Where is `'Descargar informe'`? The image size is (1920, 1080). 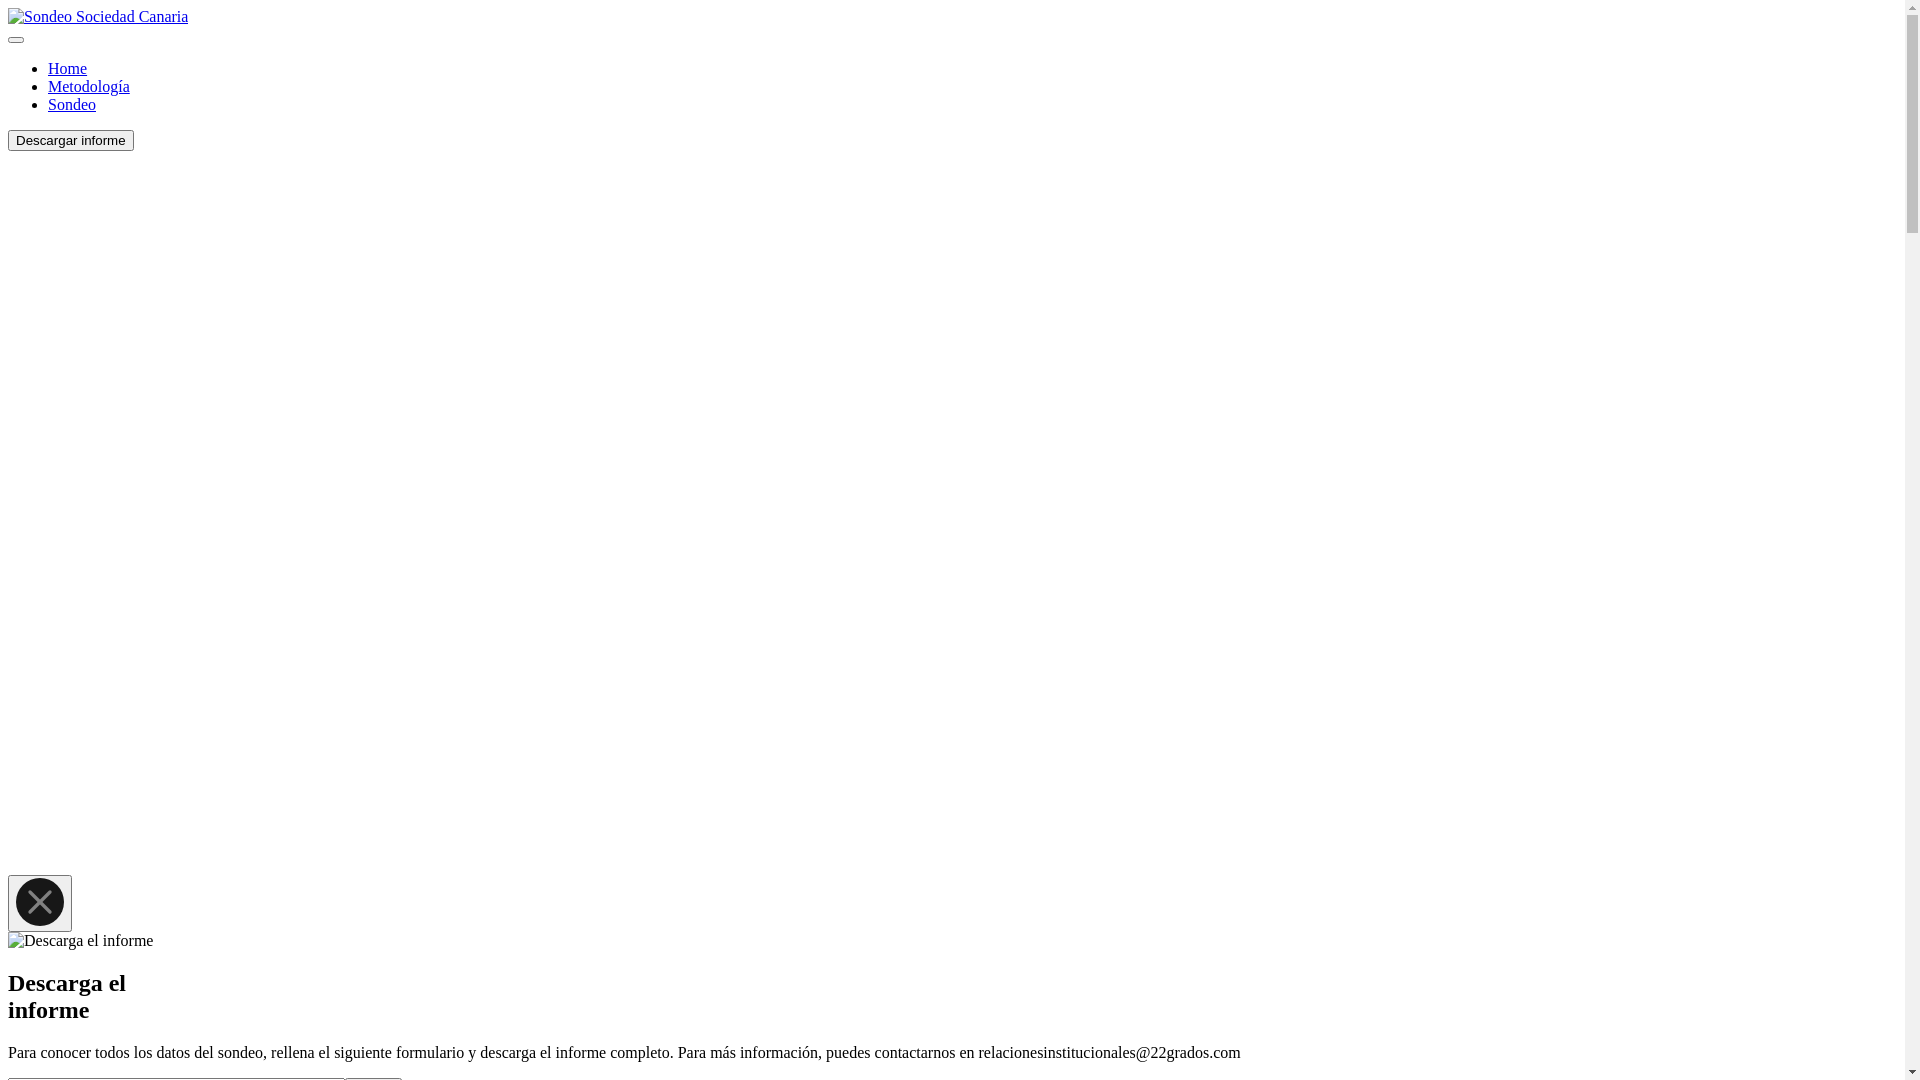
'Descargar informe' is located at coordinates (8, 139).